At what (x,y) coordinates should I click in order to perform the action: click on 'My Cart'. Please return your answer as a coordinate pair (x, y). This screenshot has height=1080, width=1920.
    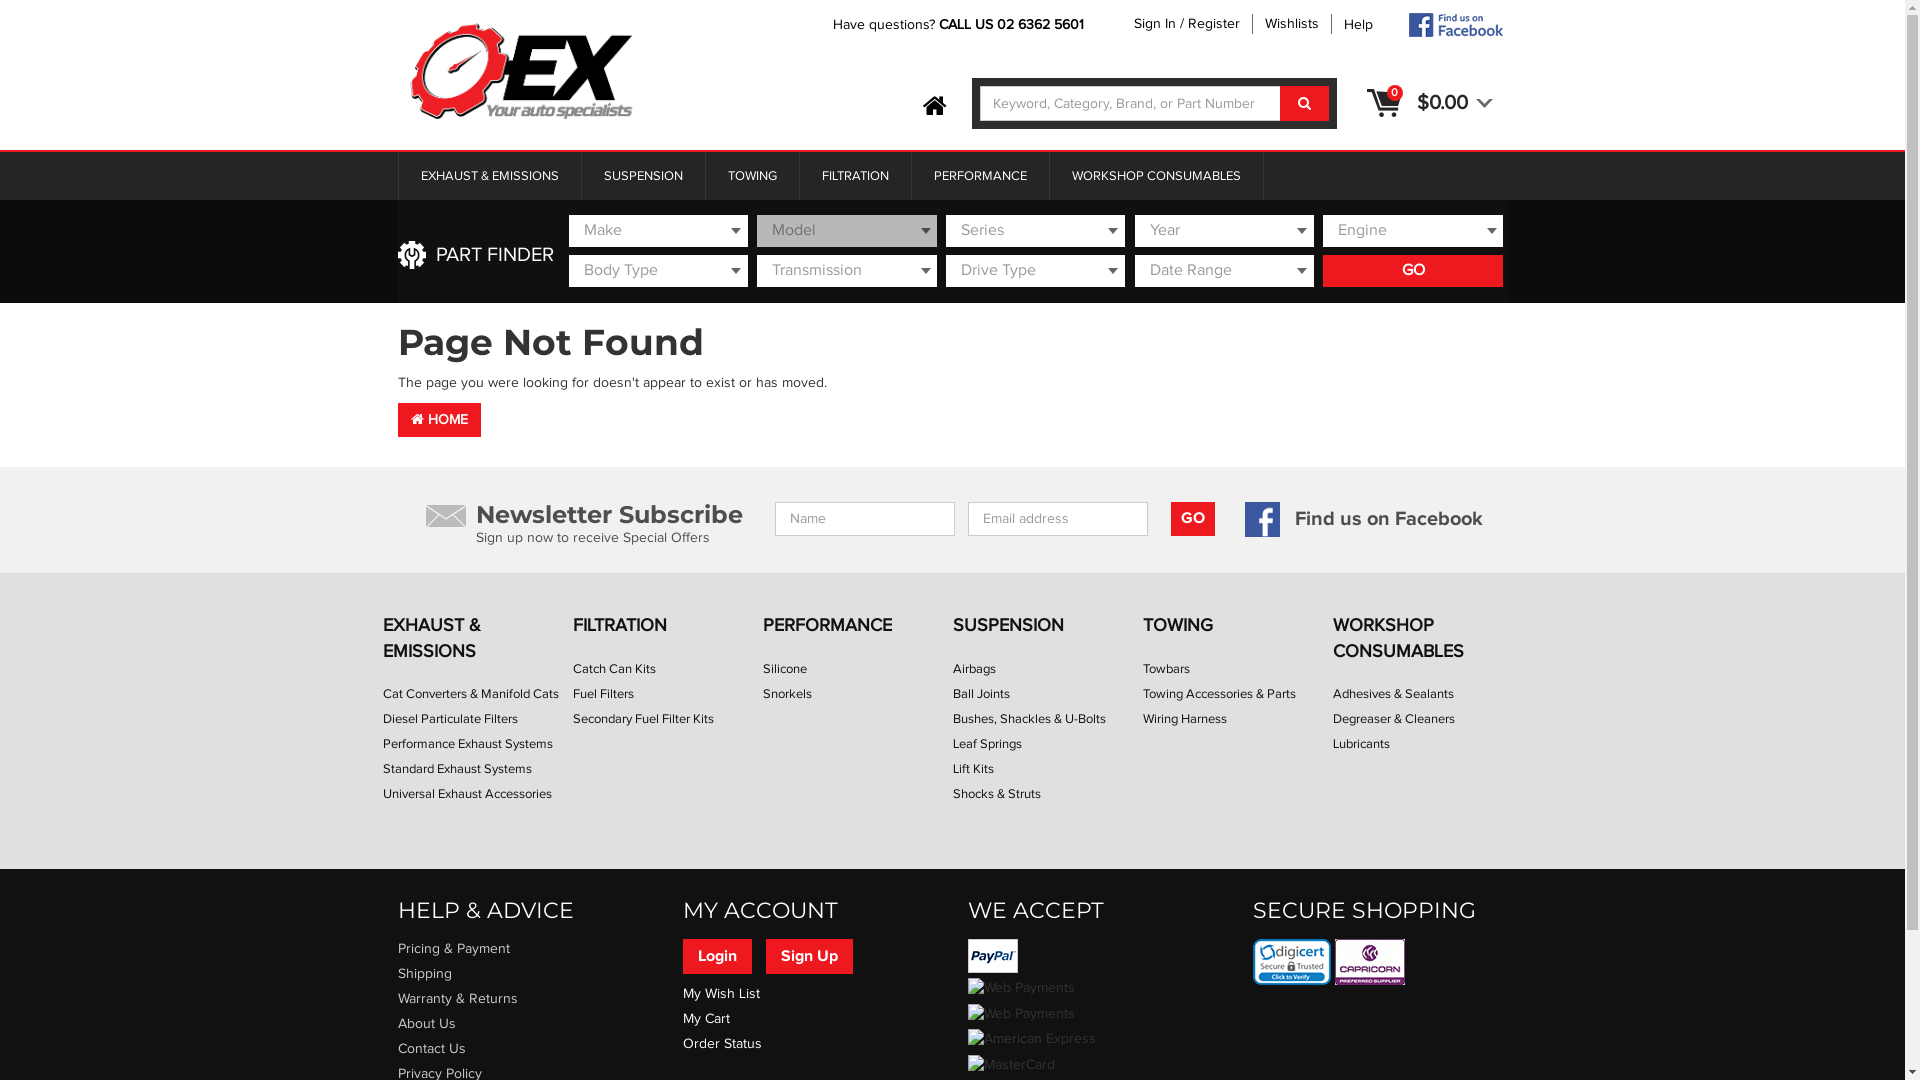
    Looking at the image, I should click on (705, 1018).